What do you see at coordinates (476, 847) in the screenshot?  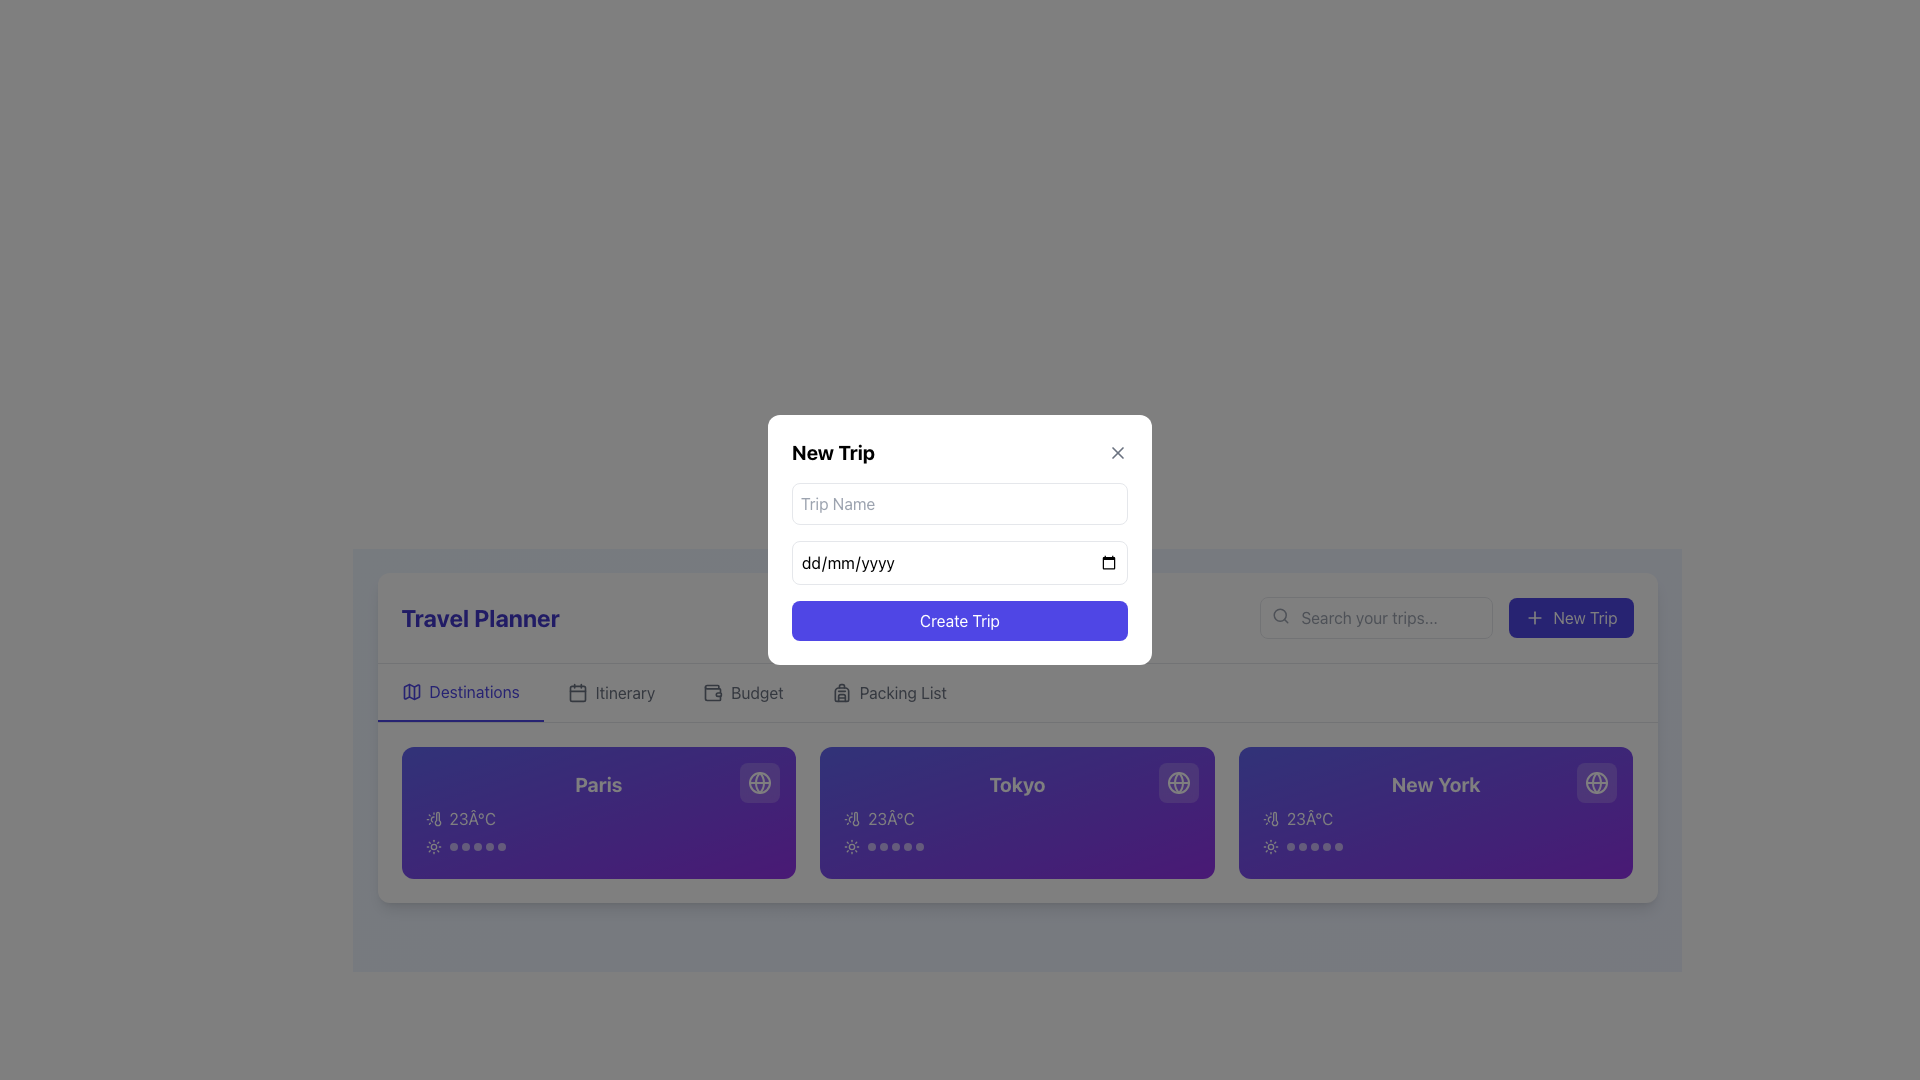 I see `the horizontal row of five small circular indicator dots for ratings or progress located at the bottom of the 'Travel Planner' card for 'Paris'` at bounding box center [476, 847].